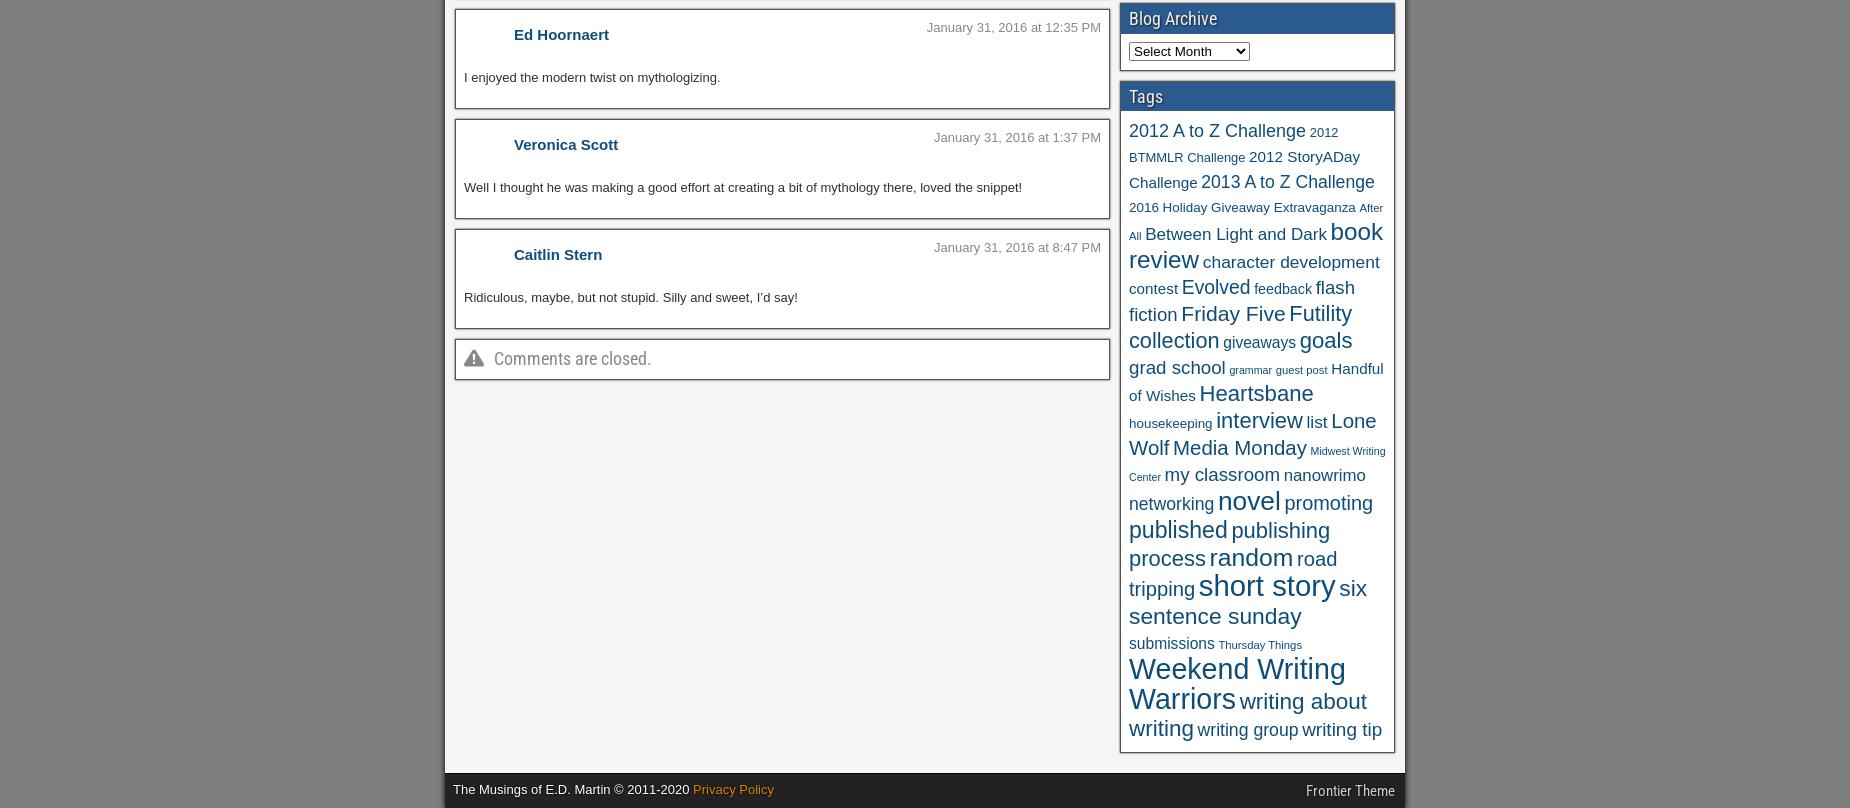 The height and width of the screenshot is (808, 1850). I want to click on 'Heartsbane', so click(1254, 392).